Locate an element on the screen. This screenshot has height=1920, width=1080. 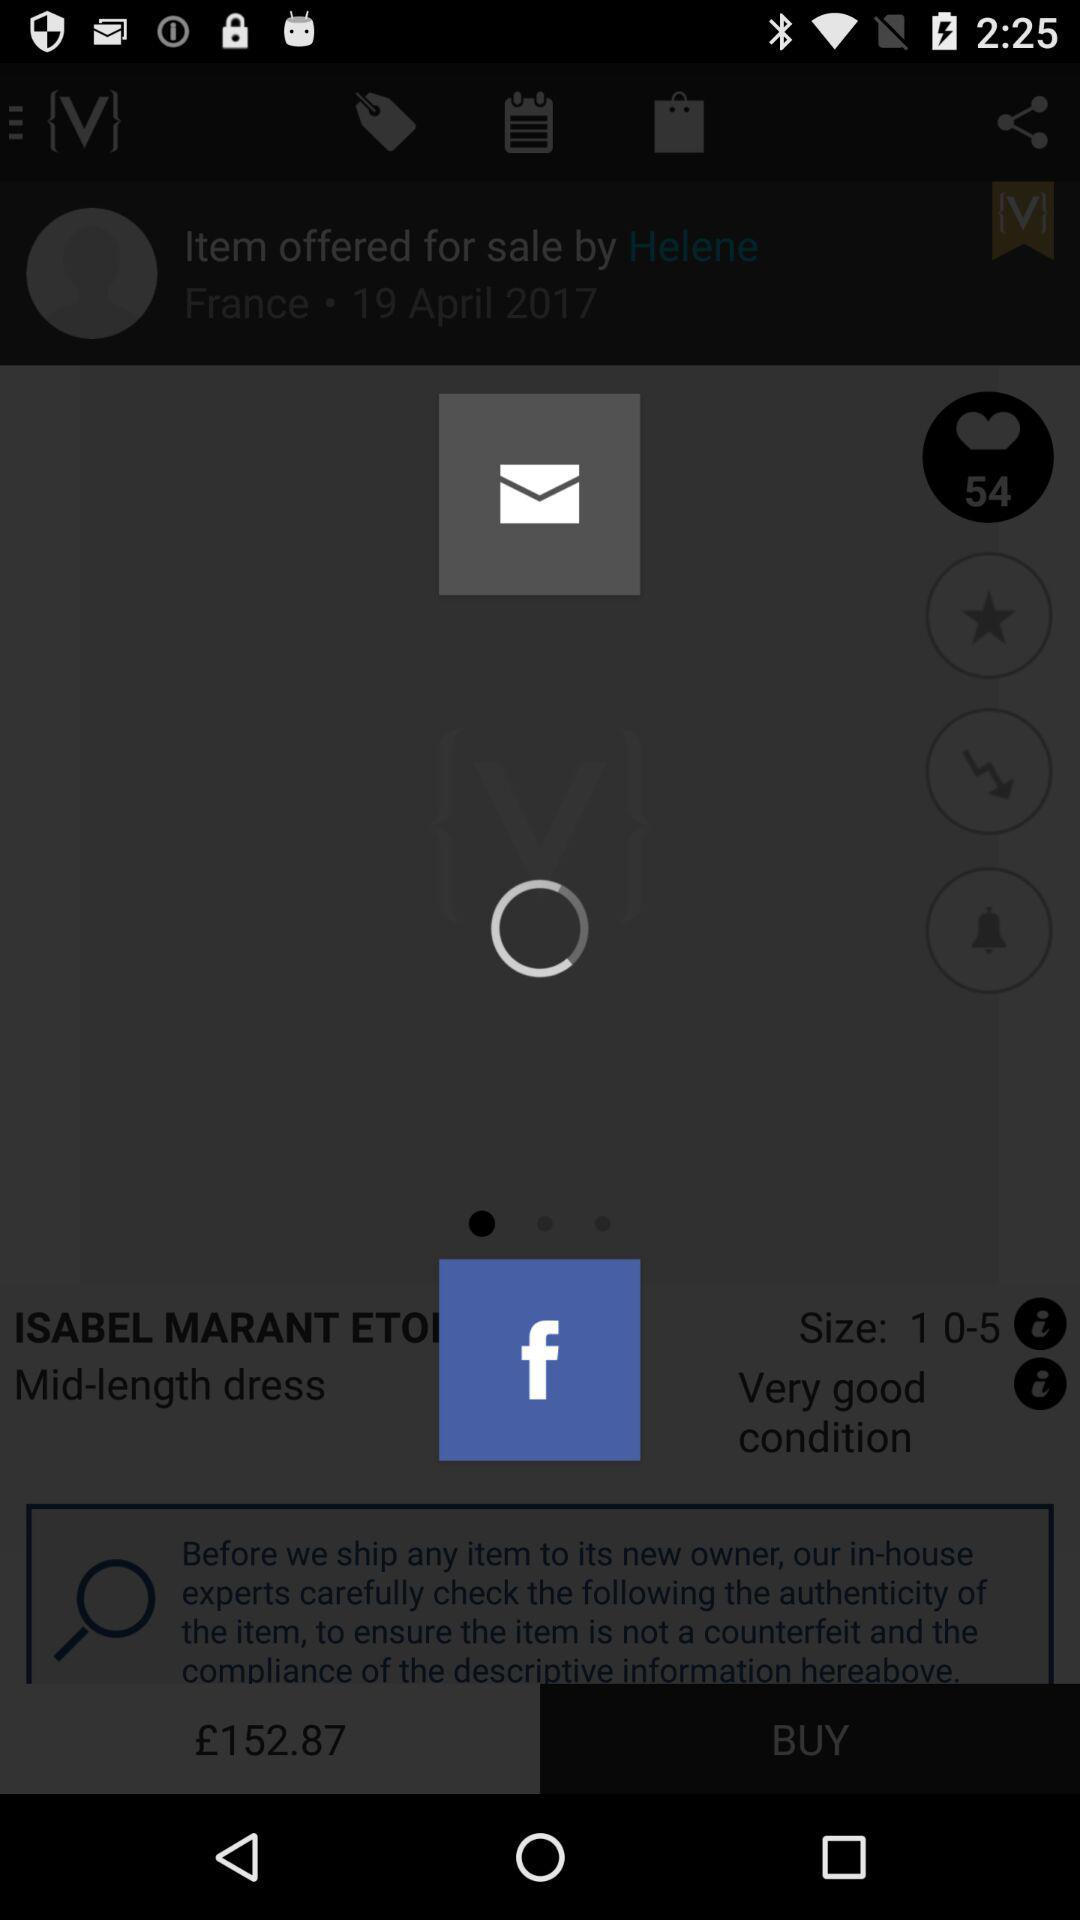
app to the left of item offered for item is located at coordinates (91, 272).